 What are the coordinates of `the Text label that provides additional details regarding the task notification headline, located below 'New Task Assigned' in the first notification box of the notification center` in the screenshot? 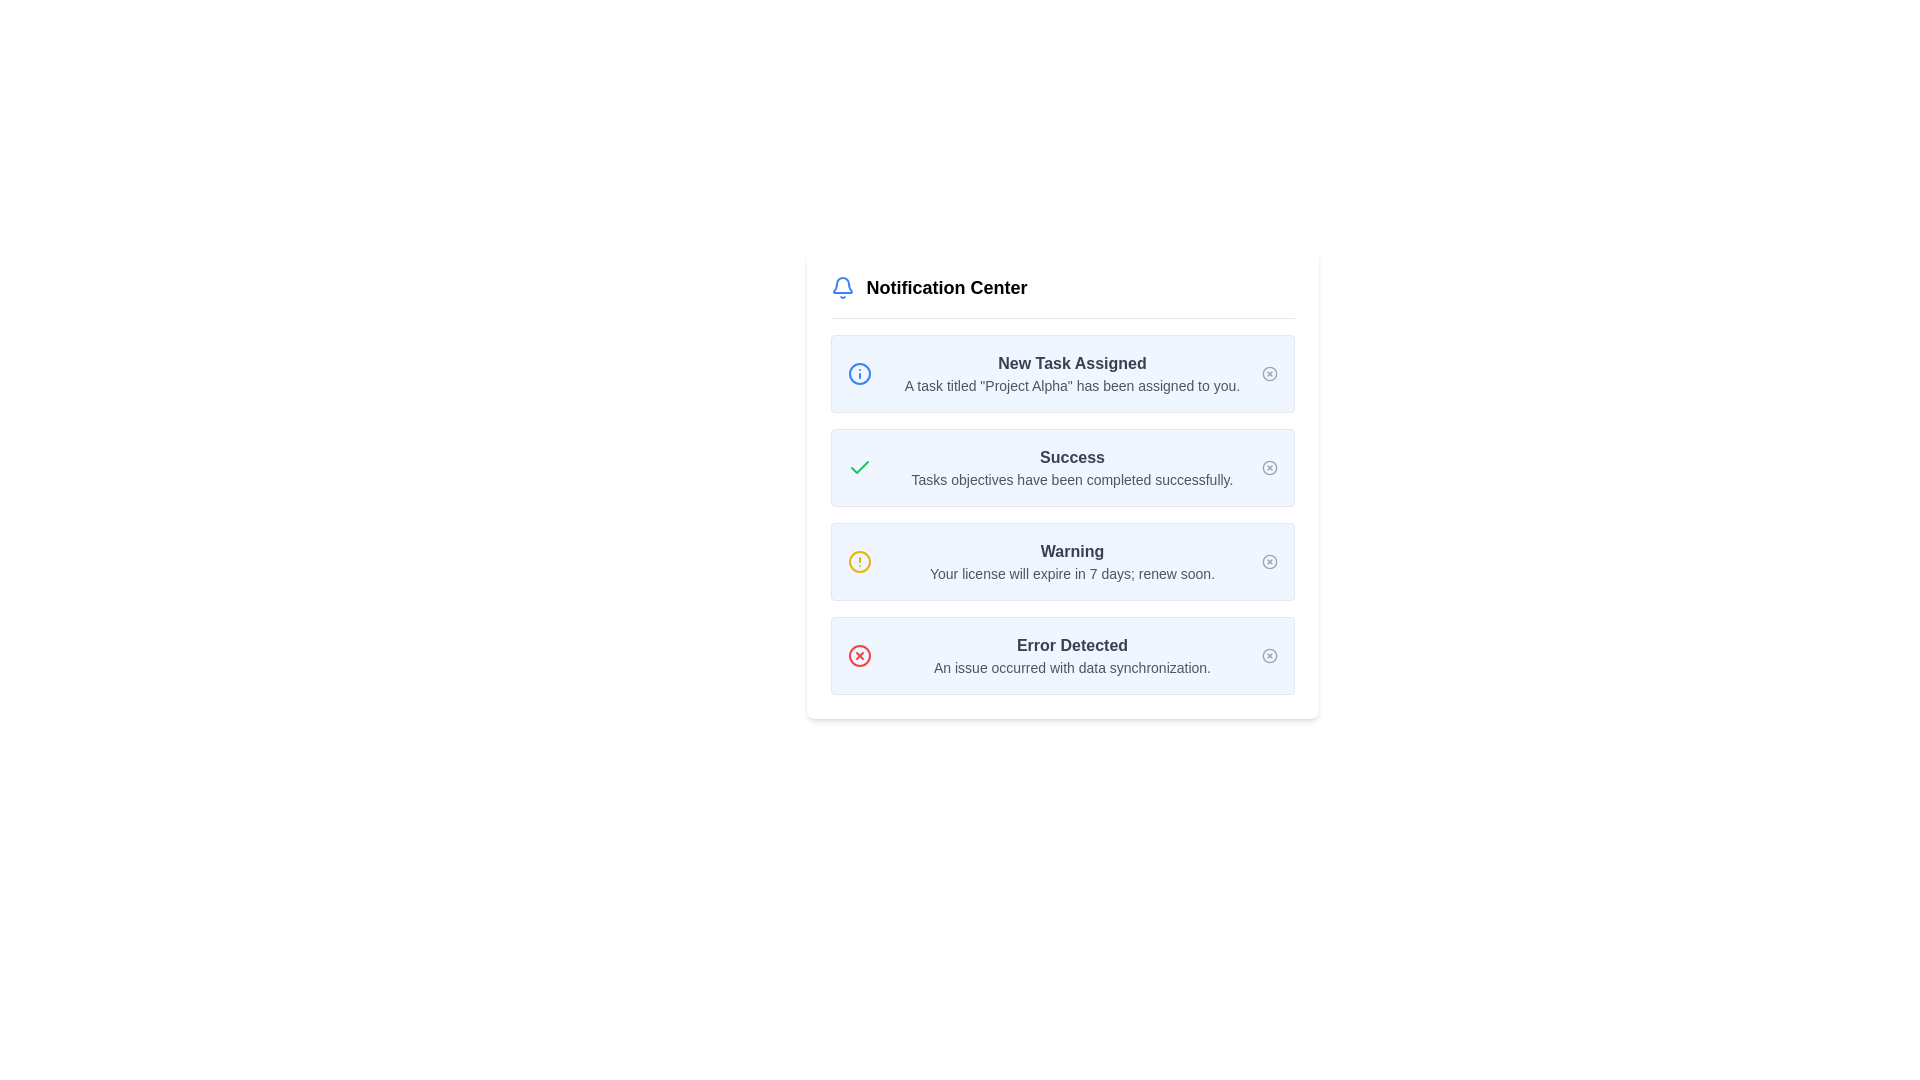 It's located at (1071, 385).